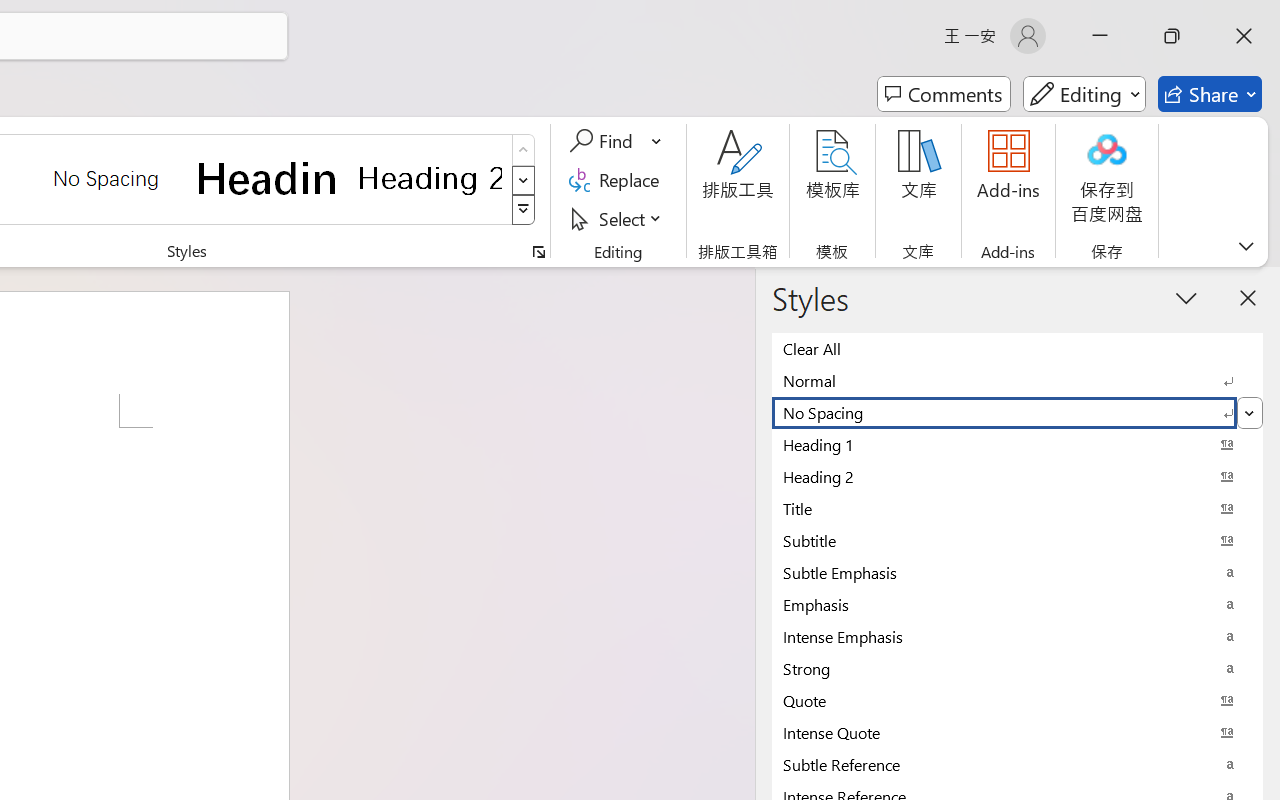 Image resolution: width=1280 pixels, height=800 pixels. Describe the element at coordinates (1017, 540) in the screenshot. I see `'Subtitle'` at that location.